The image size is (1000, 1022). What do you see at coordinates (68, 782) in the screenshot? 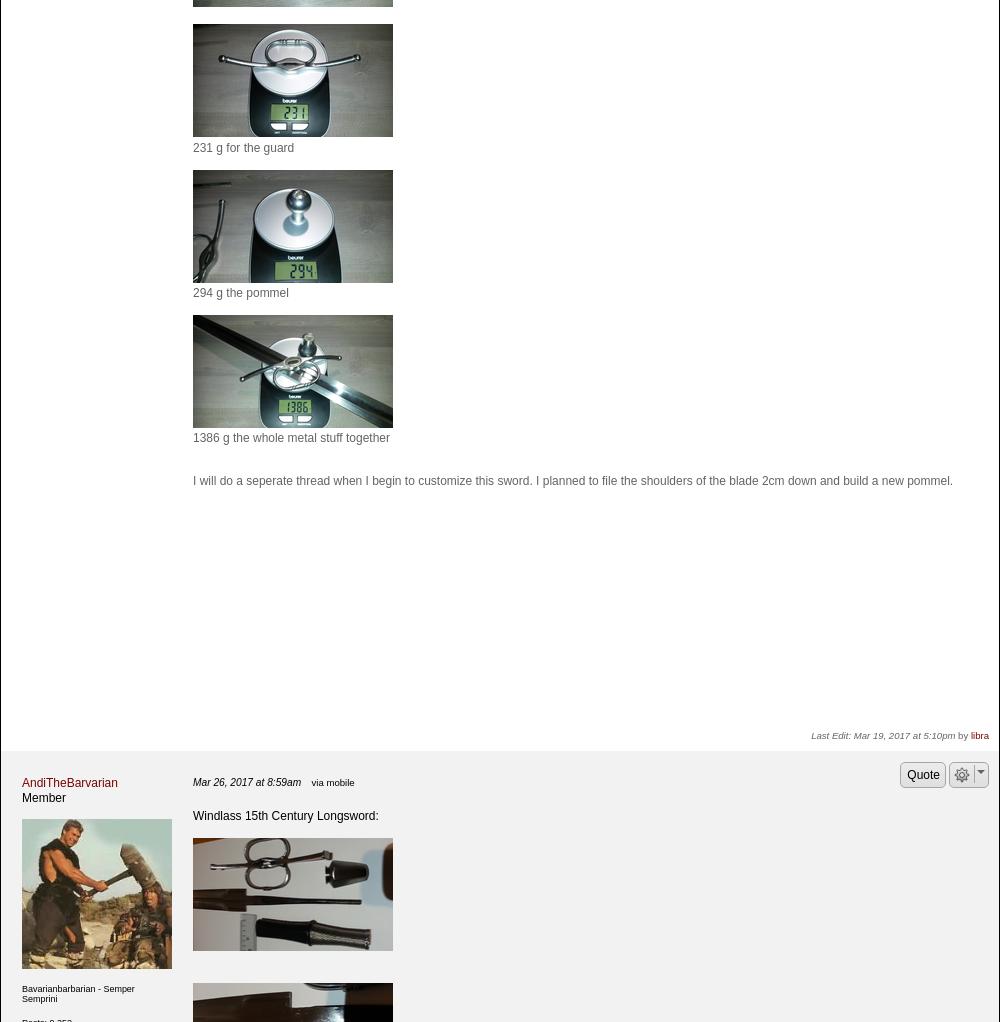
I see `'AndiTheBarvarian'` at bounding box center [68, 782].